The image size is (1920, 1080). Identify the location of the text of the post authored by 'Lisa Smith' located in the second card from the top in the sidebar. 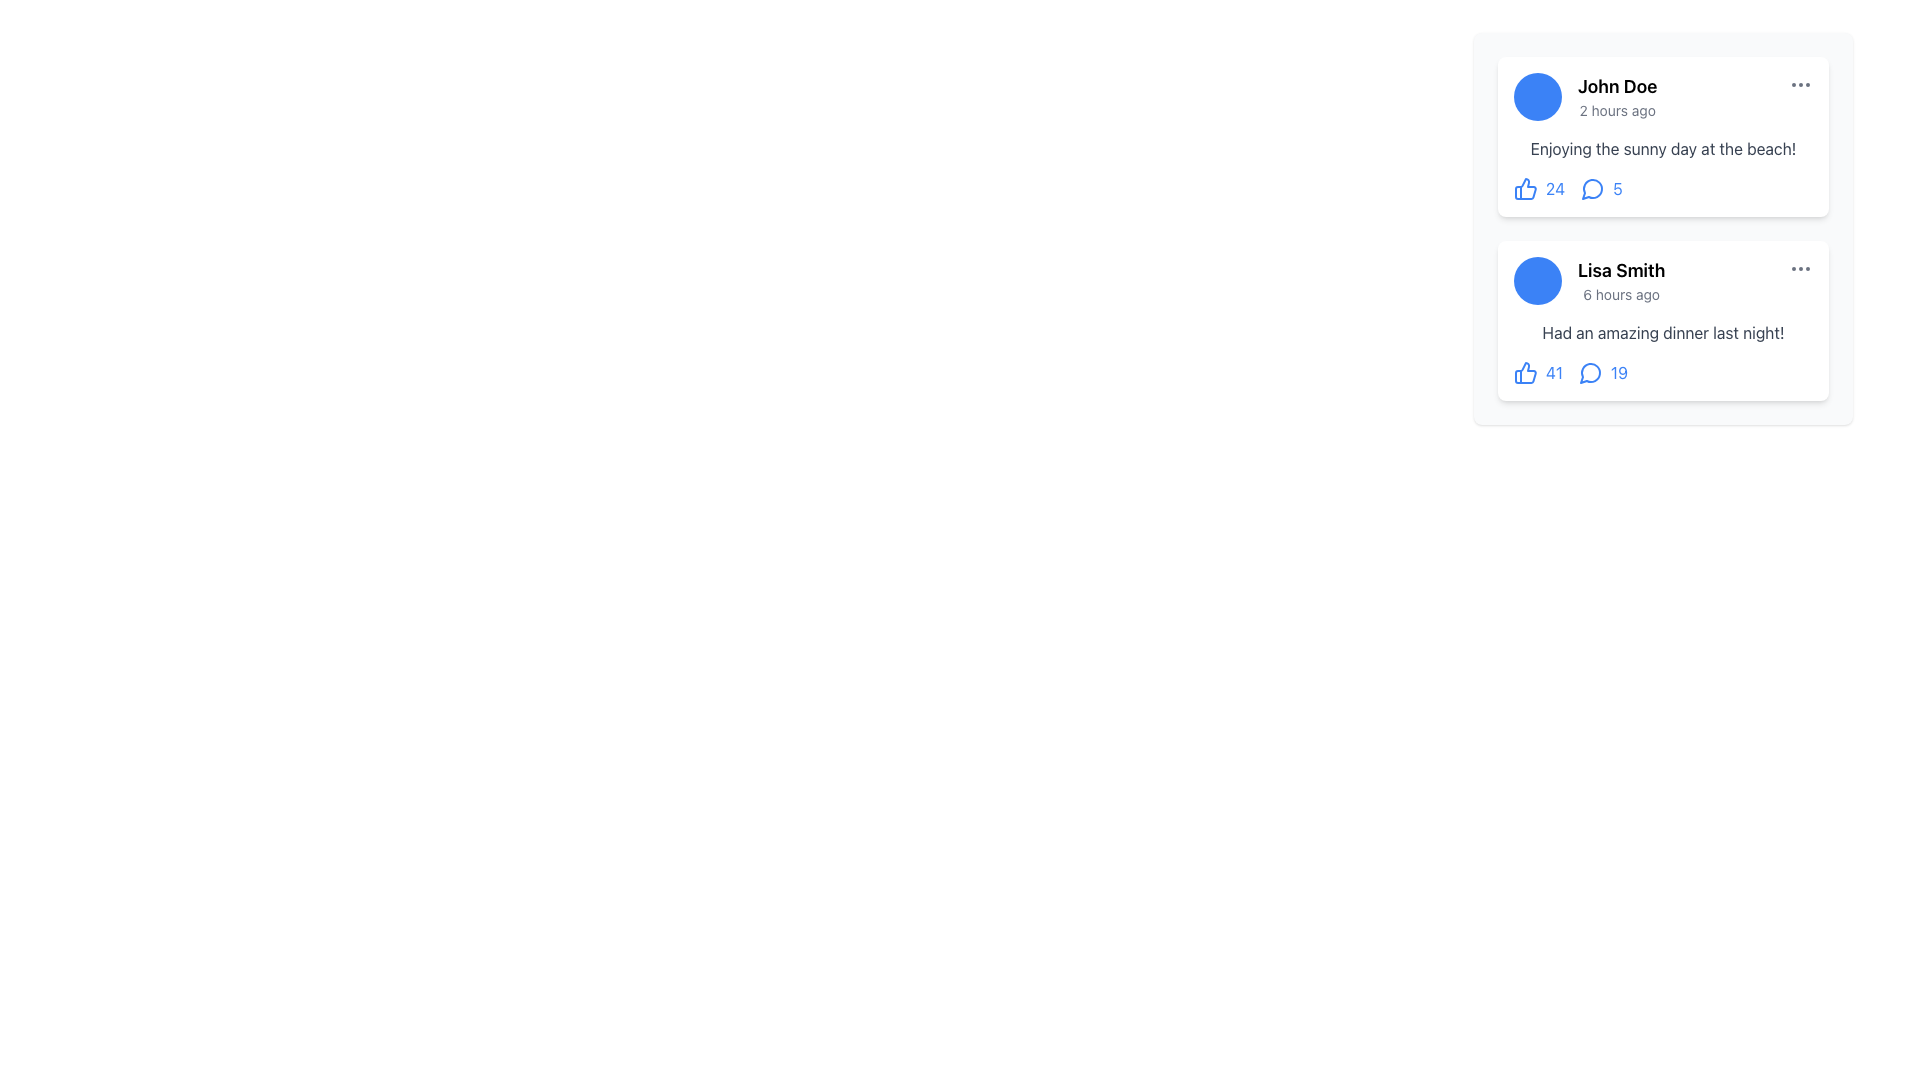
(1663, 331).